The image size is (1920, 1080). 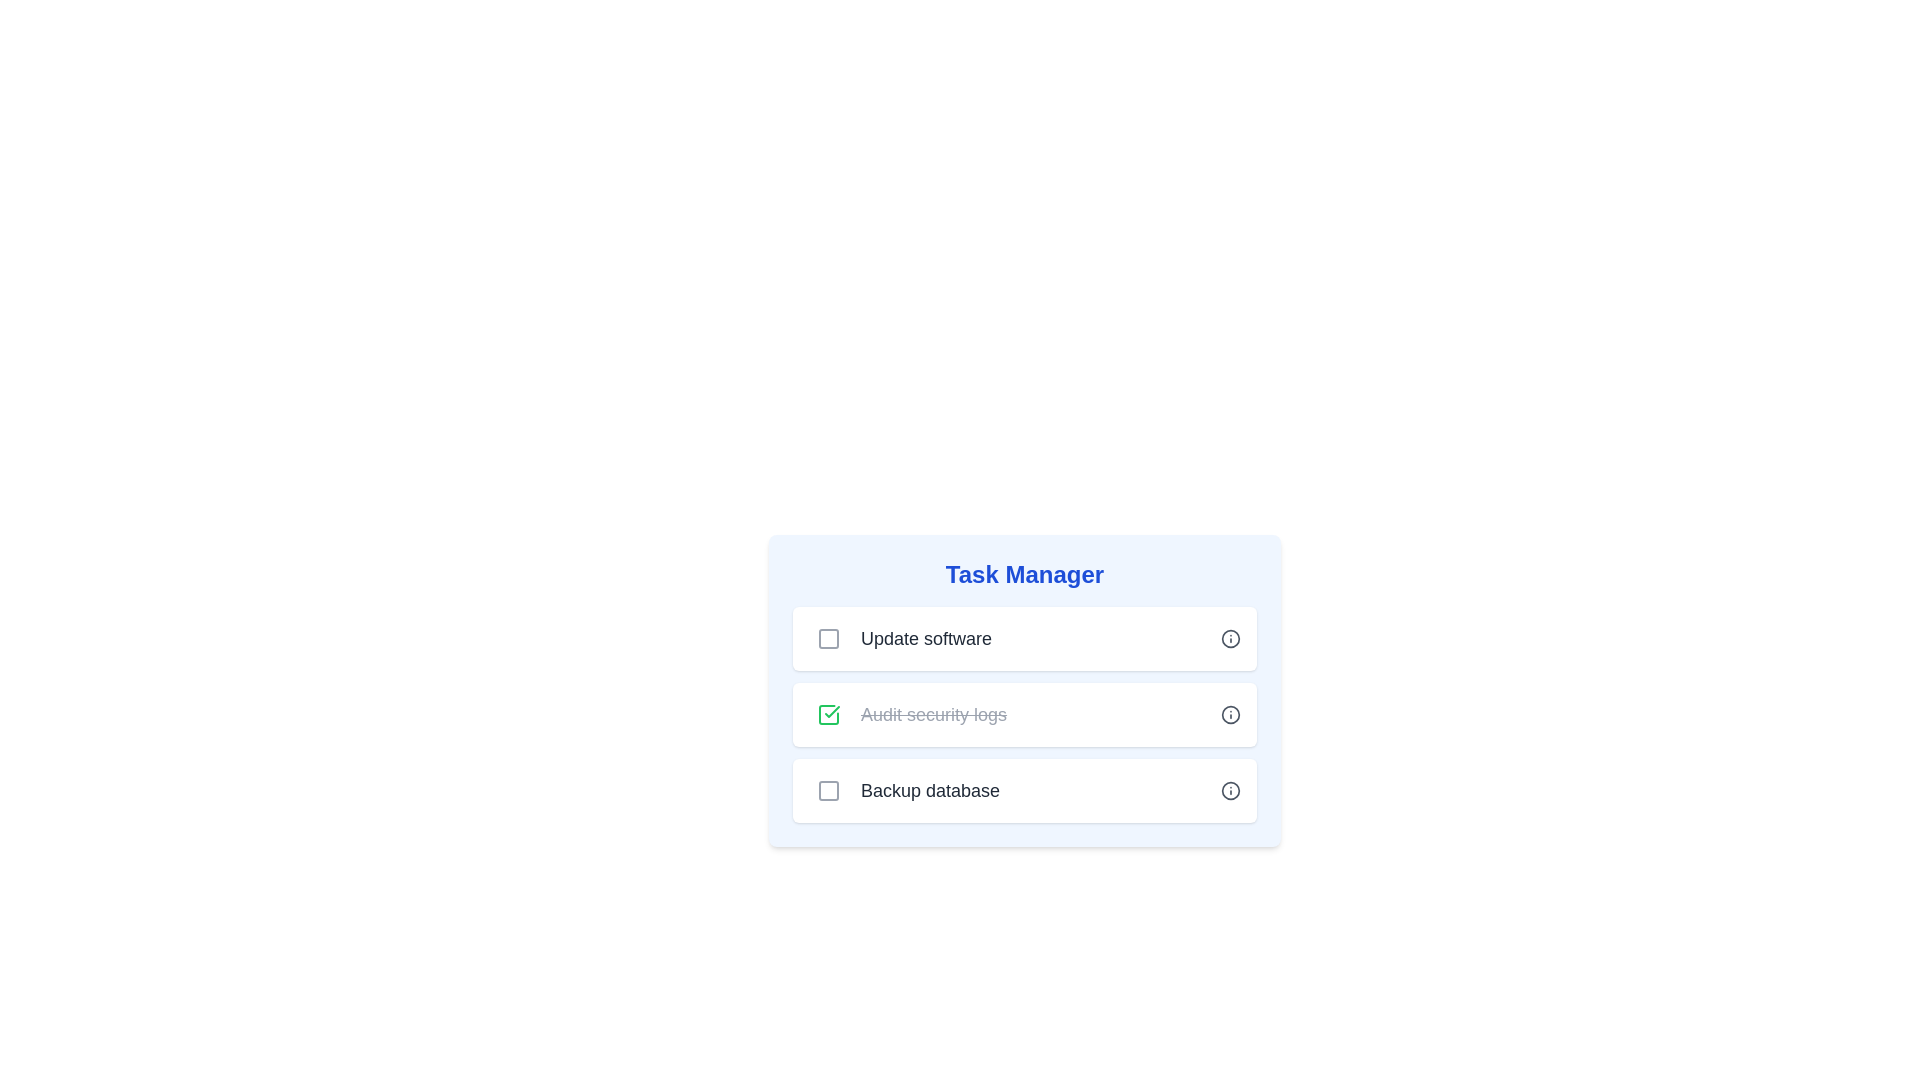 I want to click on the checkbox labeled 'Update software', so click(x=899, y=639).